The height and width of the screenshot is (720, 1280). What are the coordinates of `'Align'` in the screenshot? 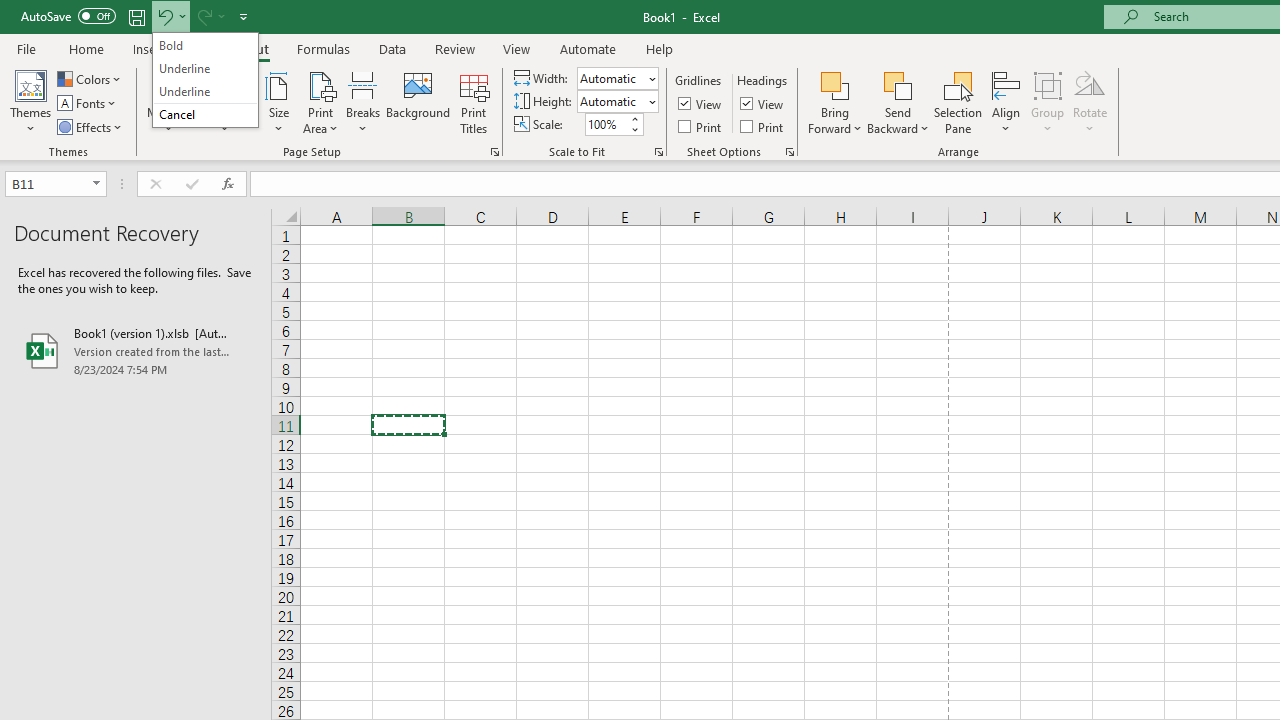 It's located at (1006, 103).